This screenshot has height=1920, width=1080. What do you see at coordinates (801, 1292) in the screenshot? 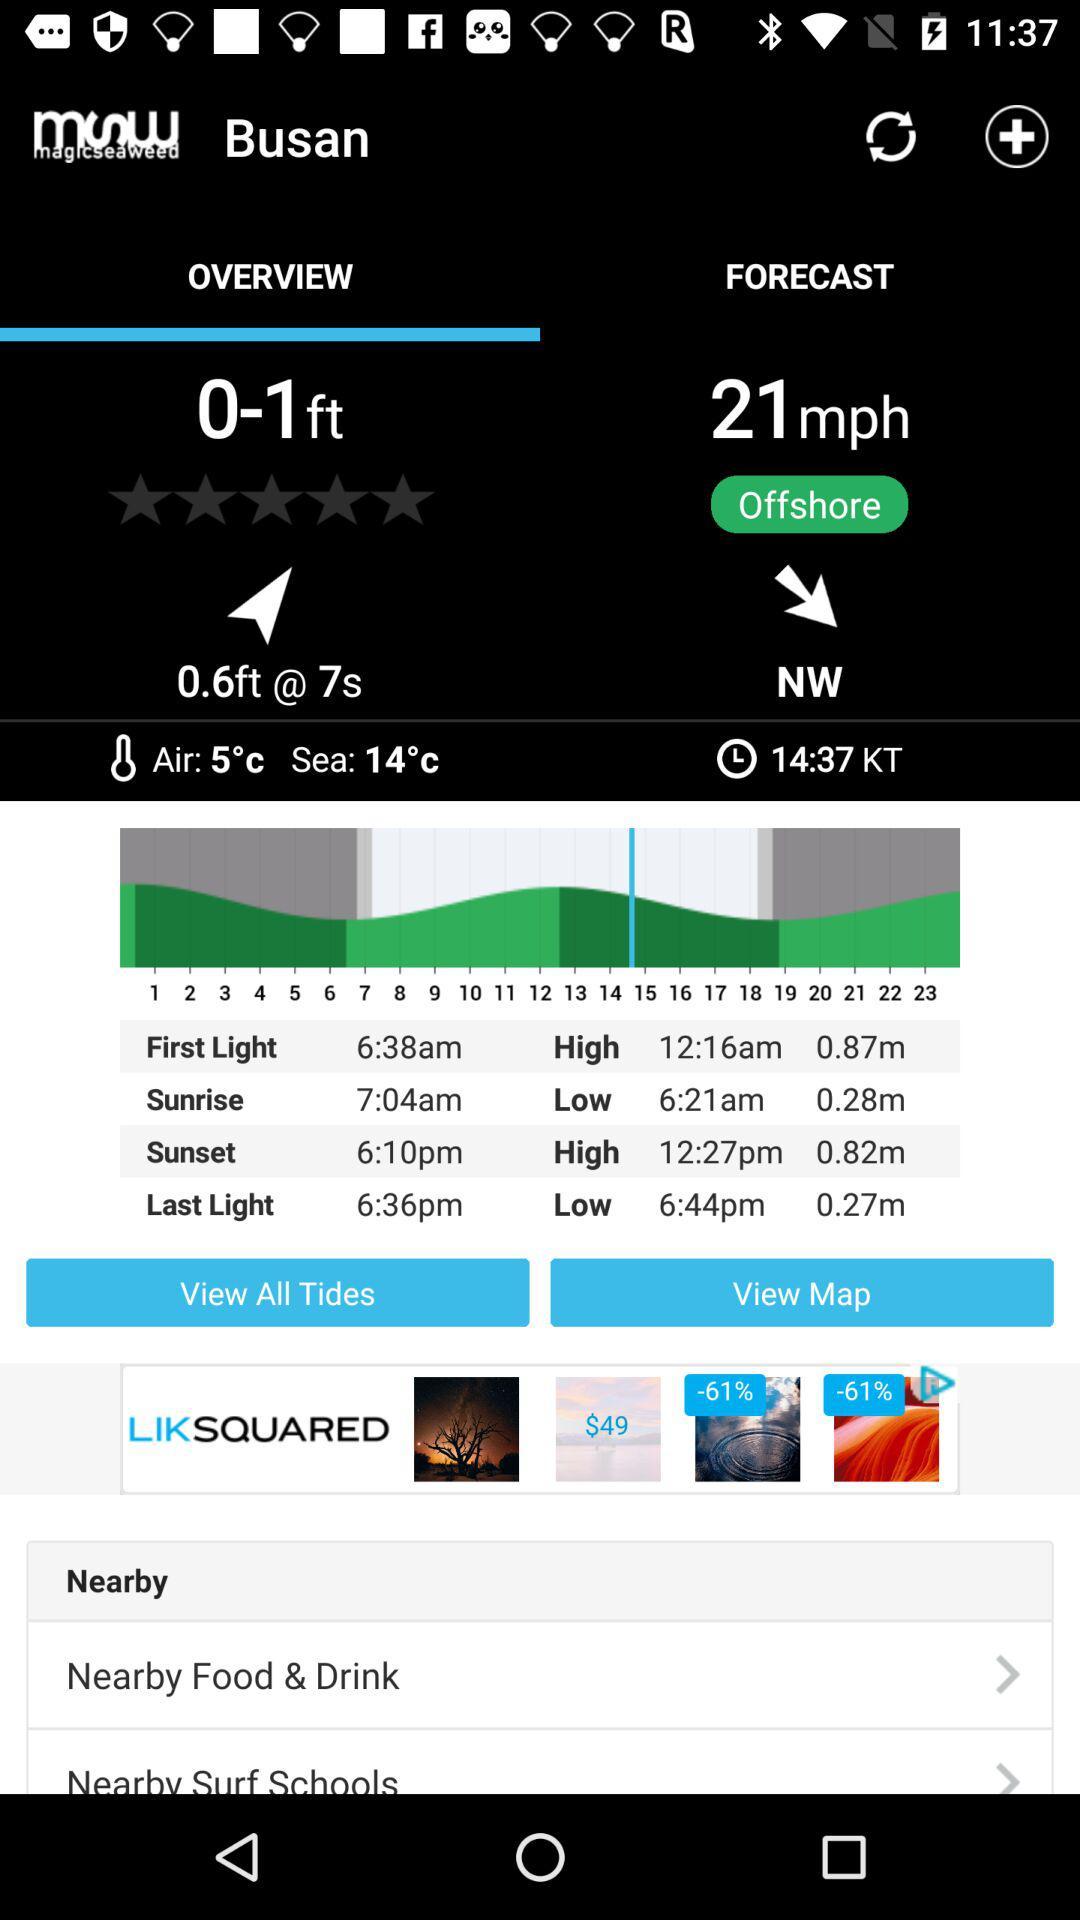
I see `the icon below low icon` at bounding box center [801, 1292].